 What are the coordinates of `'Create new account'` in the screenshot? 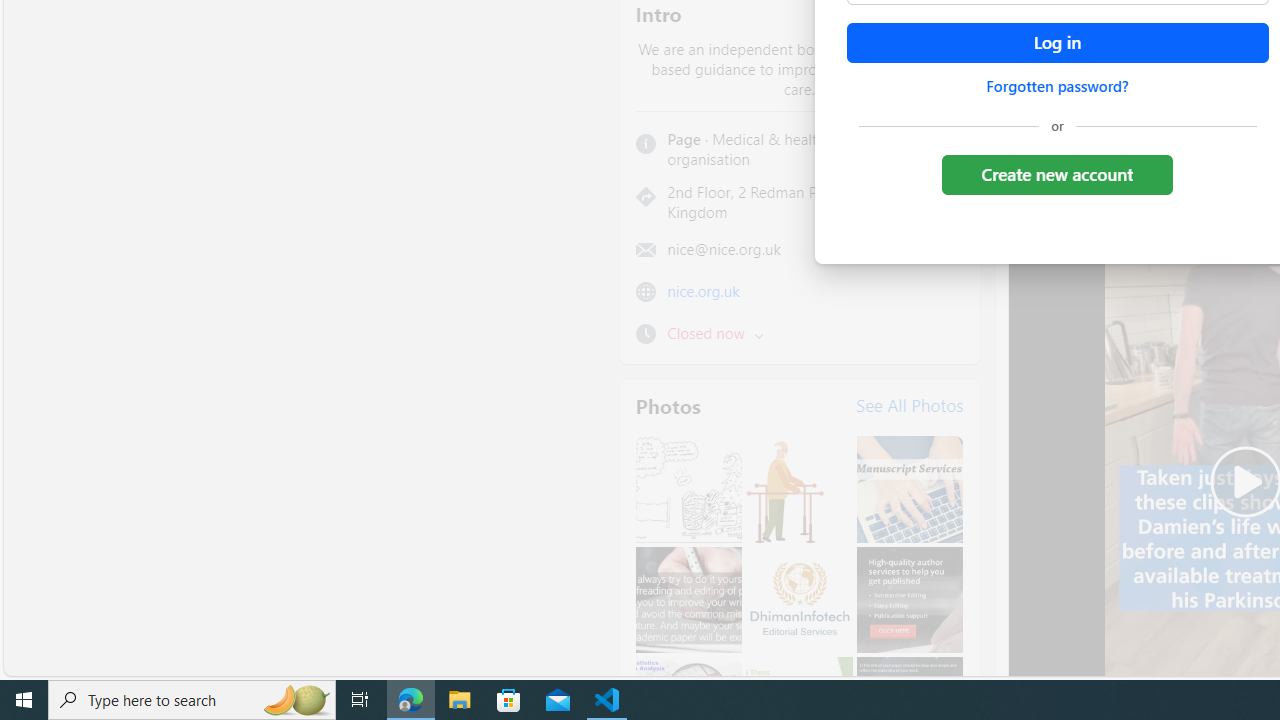 It's located at (1056, 173).